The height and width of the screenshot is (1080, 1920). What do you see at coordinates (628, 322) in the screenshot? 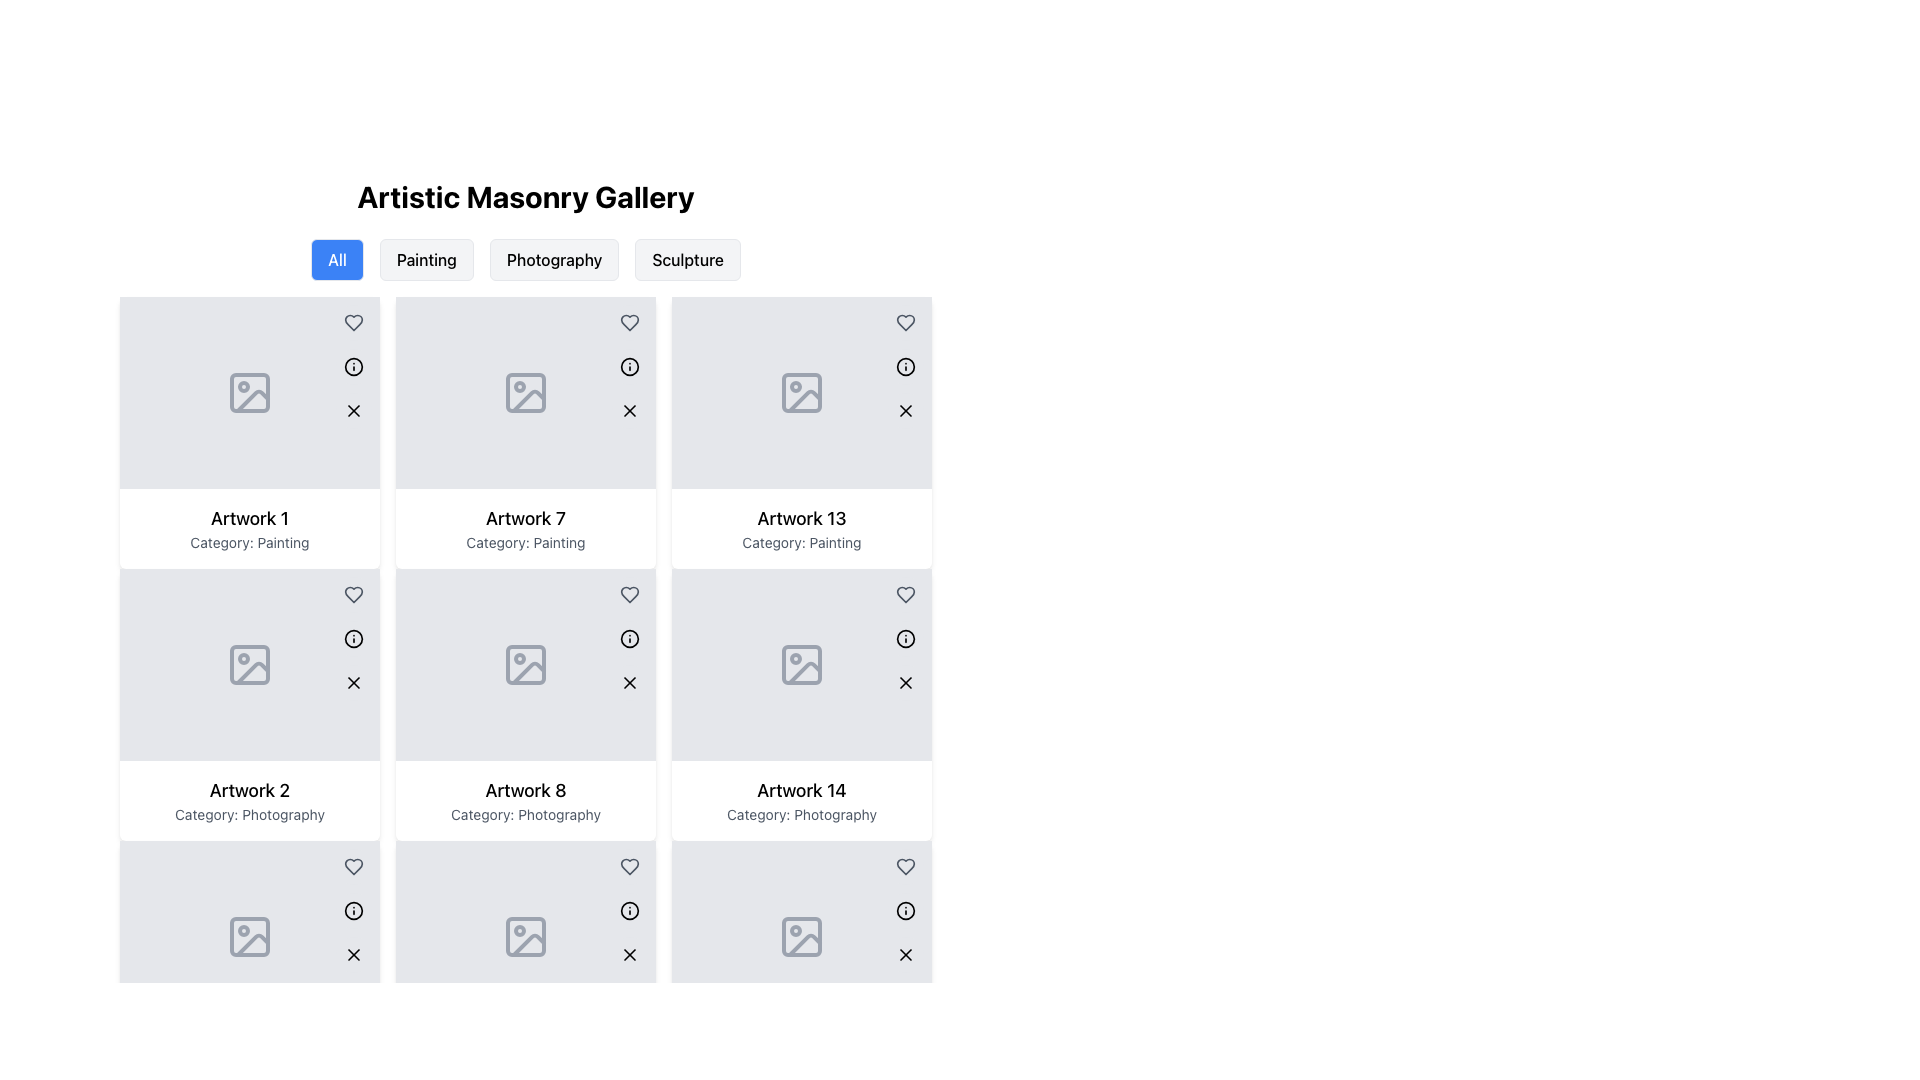
I see `the 'like' button located in the top-right corner of the grid card for 'Artwork 7' to mark it as a favorite` at bounding box center [628, 322].